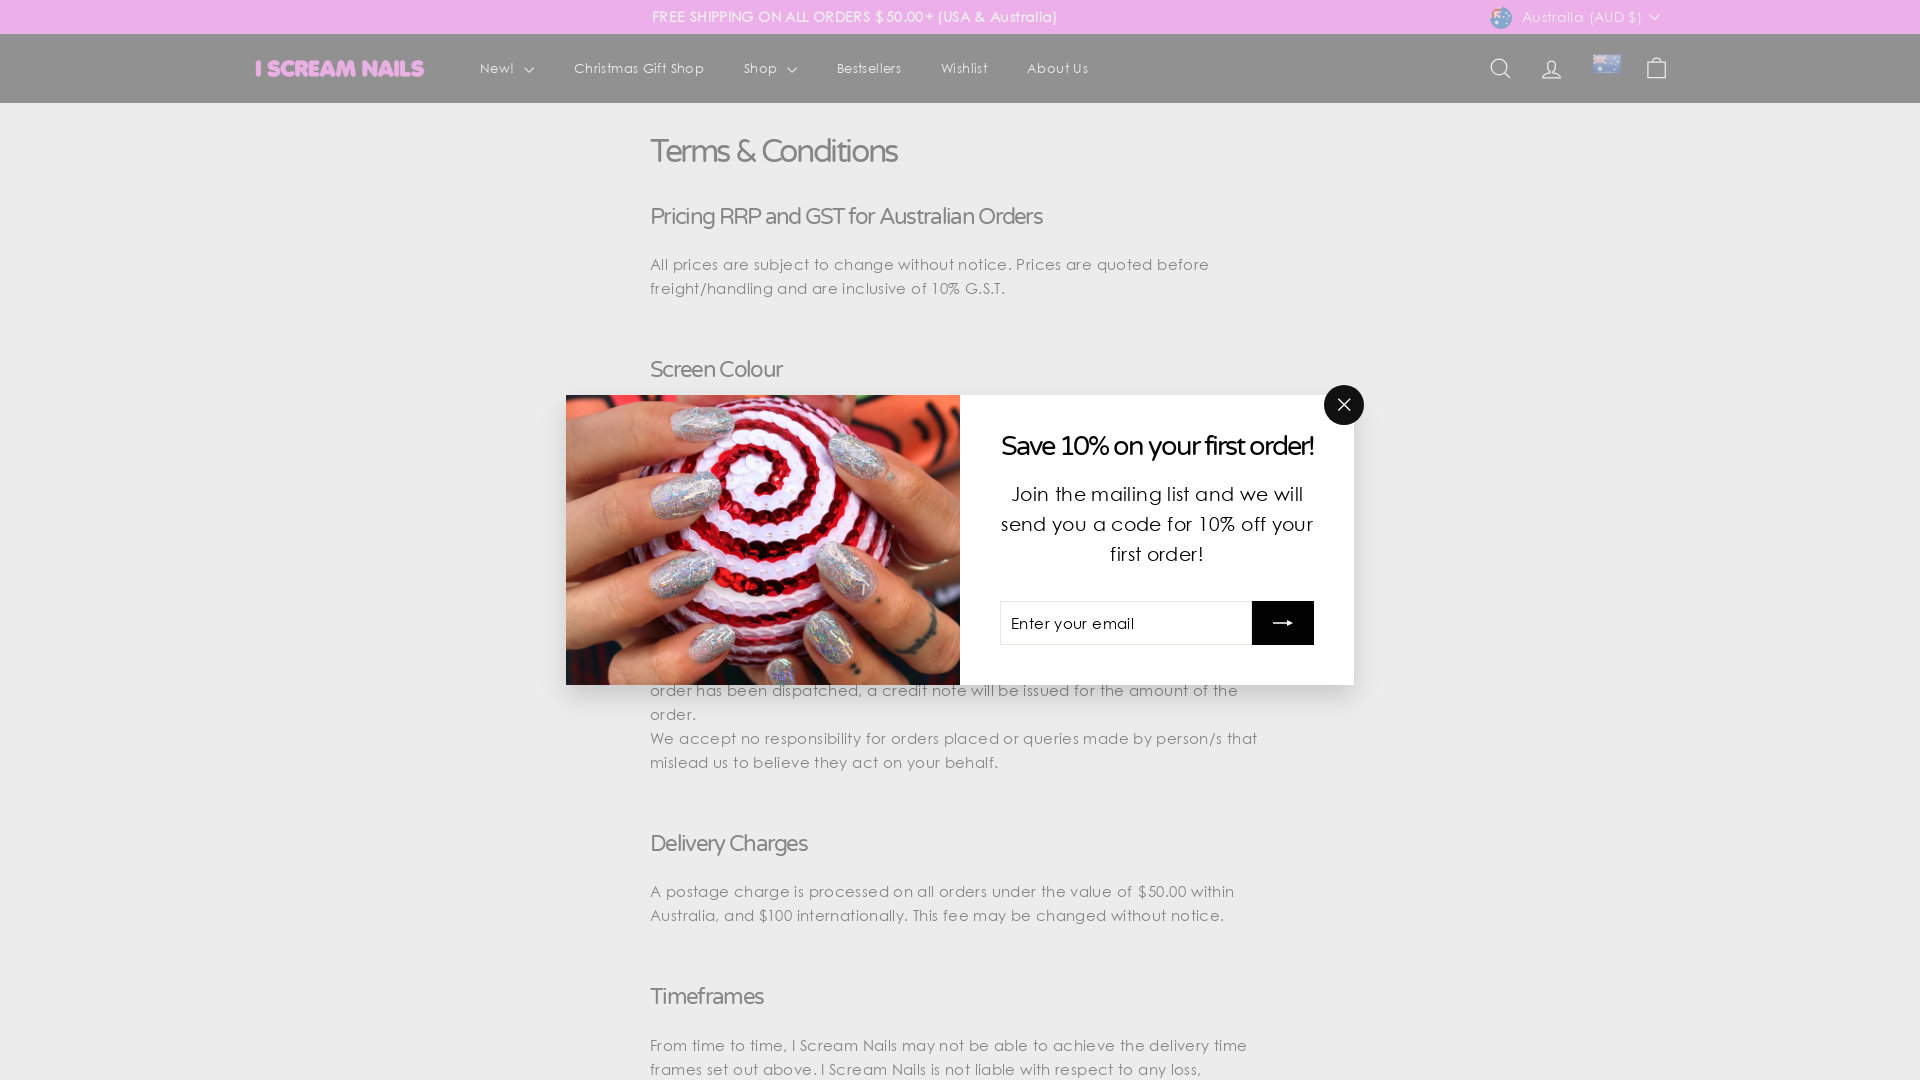 This screenshot has width=1920, height=1080. Describe the element at coordinates (816, 67) in the screenshot. I see `'Bestsellers'` at that location.